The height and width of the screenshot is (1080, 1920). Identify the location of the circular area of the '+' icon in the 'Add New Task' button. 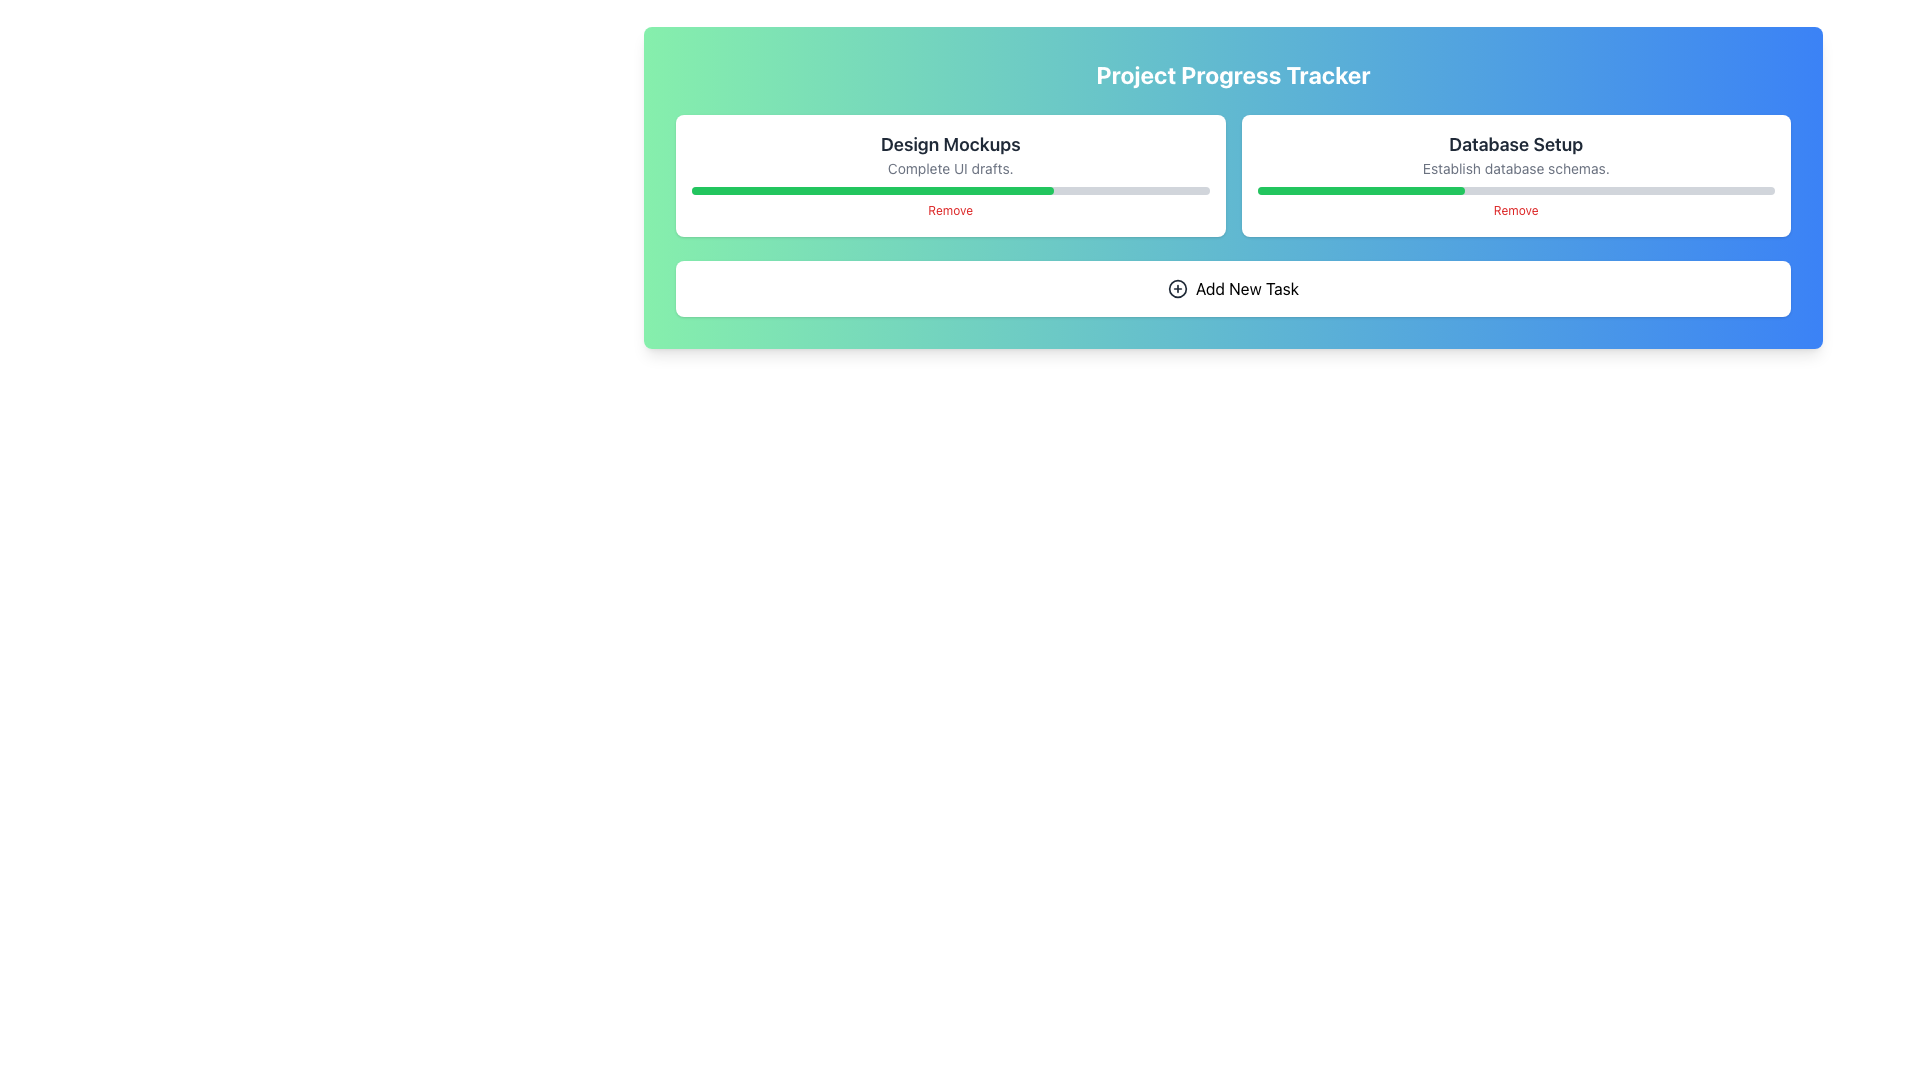
(1177, 289).